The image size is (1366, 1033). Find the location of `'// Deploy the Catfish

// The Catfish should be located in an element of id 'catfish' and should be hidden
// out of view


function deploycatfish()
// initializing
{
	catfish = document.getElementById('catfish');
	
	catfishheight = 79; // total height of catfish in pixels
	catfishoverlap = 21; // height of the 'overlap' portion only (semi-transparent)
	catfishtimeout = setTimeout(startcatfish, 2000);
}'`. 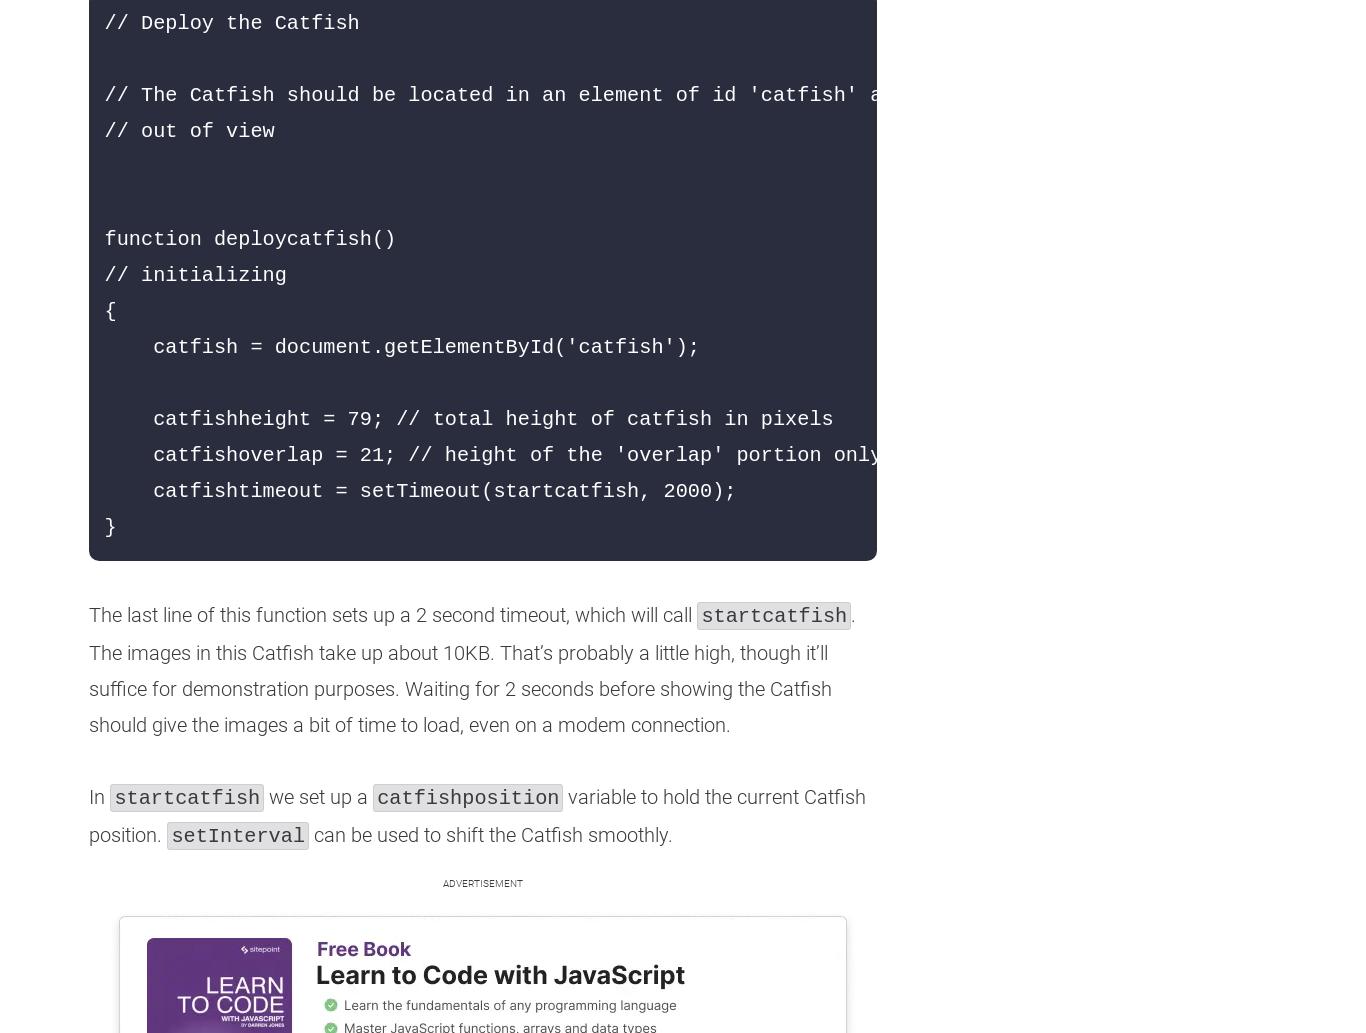

'// Deploy the Catfish

// The Catfish should be located in an element of id 'catfish' and should be hidden
// out of view


function deploycatfish()
// initializing
{
	catfish = document.getElementById('catfish');
	
	catfishheight = 79; // total height of catfish in pixels
	catfishoverlap = 21; // height of the 'overlap' portion only (semi-transparent)
	catfishtimeout = setTimeout(startcatfish, 2000);
}' is located at coordinates (607, 274).